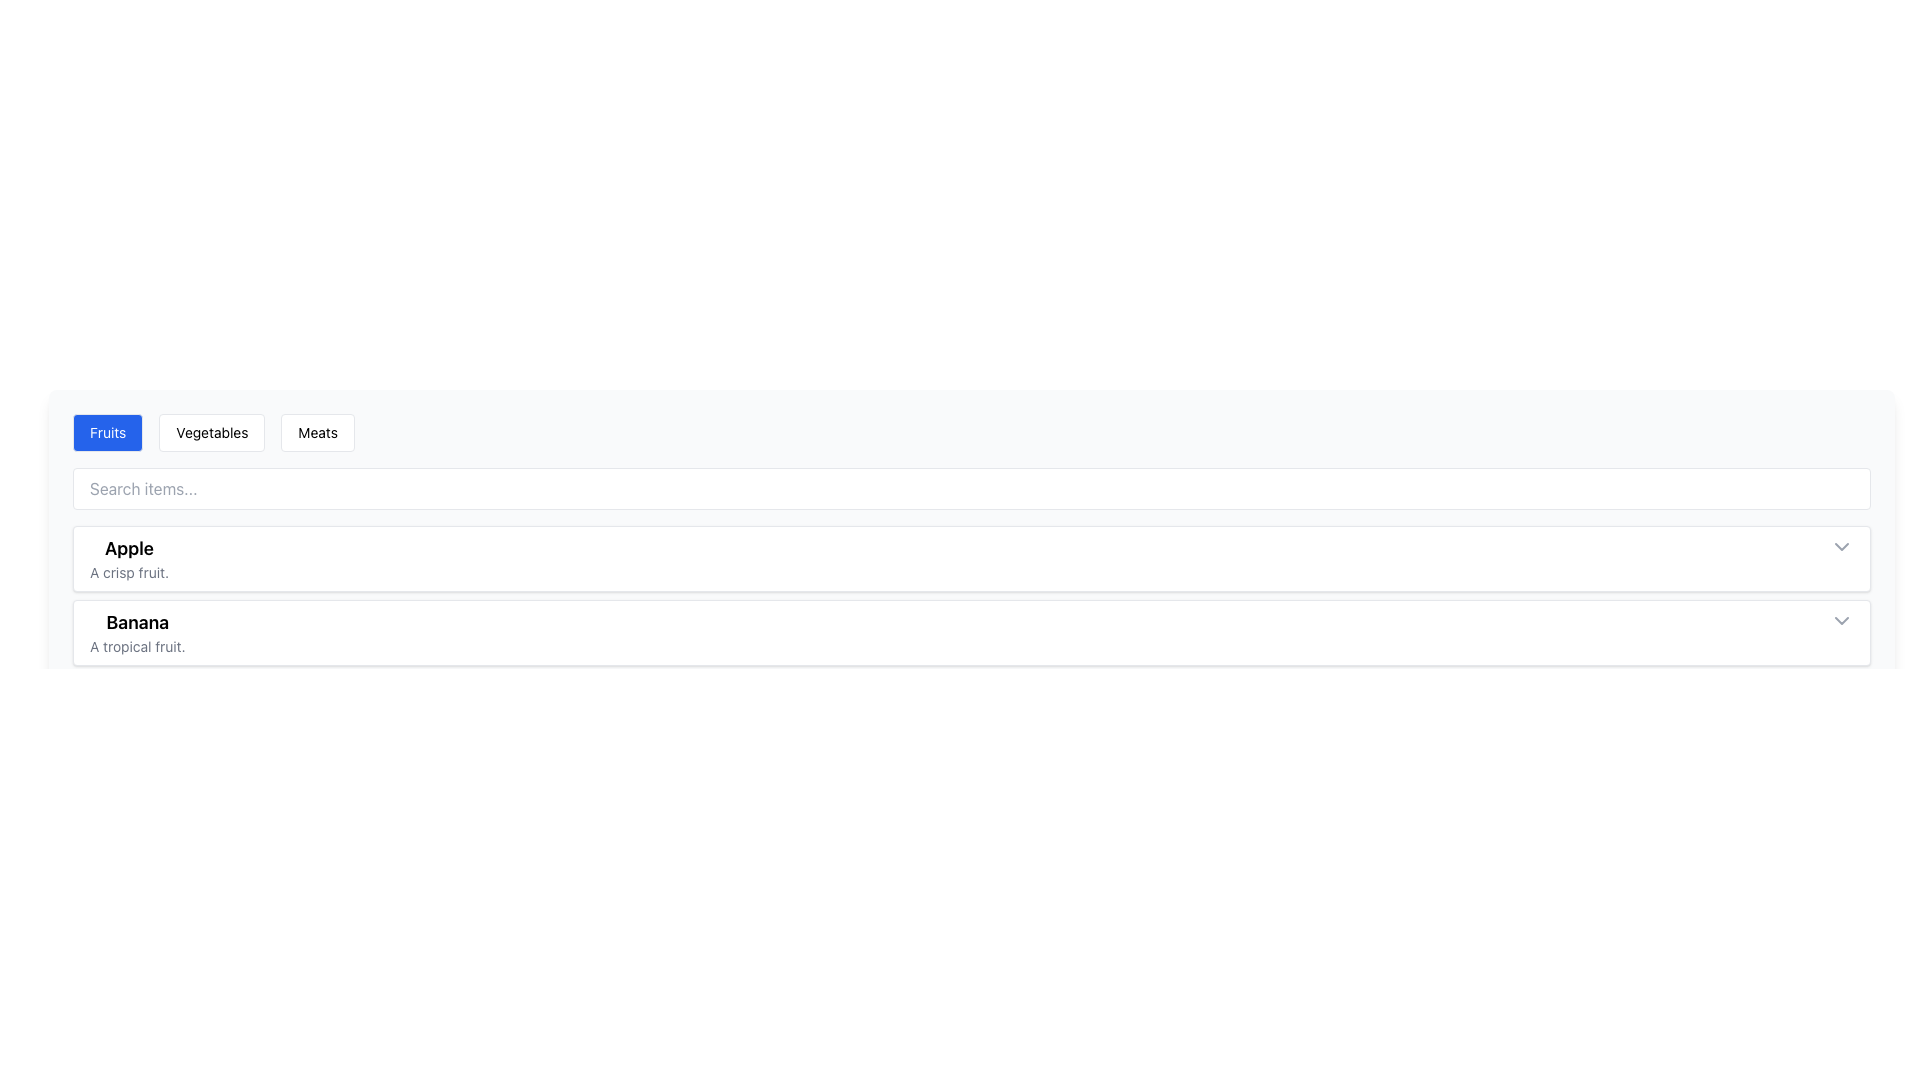 The image size is (1920, 1080). What do you see at coordinates (136, 632) in the screenshot?
I see `the List Item Display element that shows information about 'Banana', positioned below the 'Apple' item` at bounding box center [136, 632].